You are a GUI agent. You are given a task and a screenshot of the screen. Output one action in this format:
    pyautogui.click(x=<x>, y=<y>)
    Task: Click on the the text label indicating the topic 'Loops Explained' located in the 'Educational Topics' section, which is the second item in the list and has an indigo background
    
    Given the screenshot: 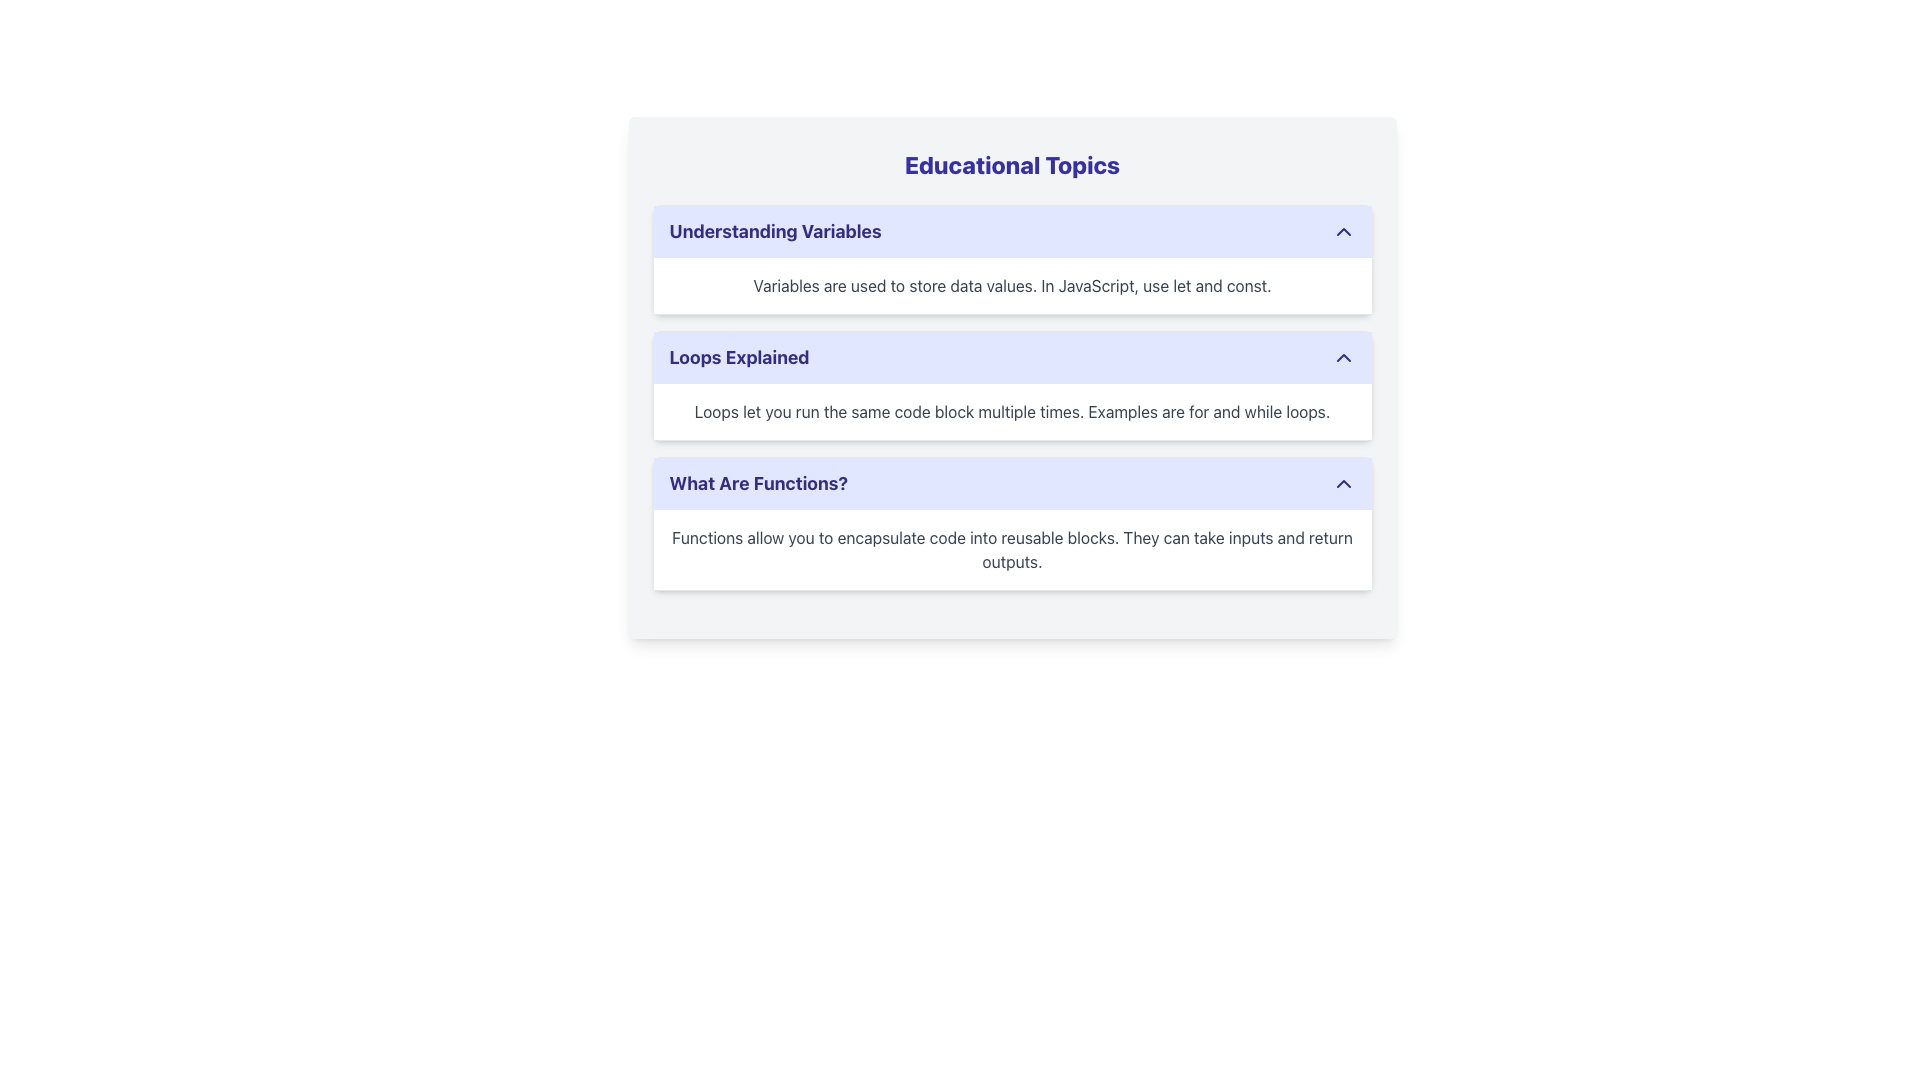 What is the action you would take?
    pyautogui.click(x=738, y=357)
    